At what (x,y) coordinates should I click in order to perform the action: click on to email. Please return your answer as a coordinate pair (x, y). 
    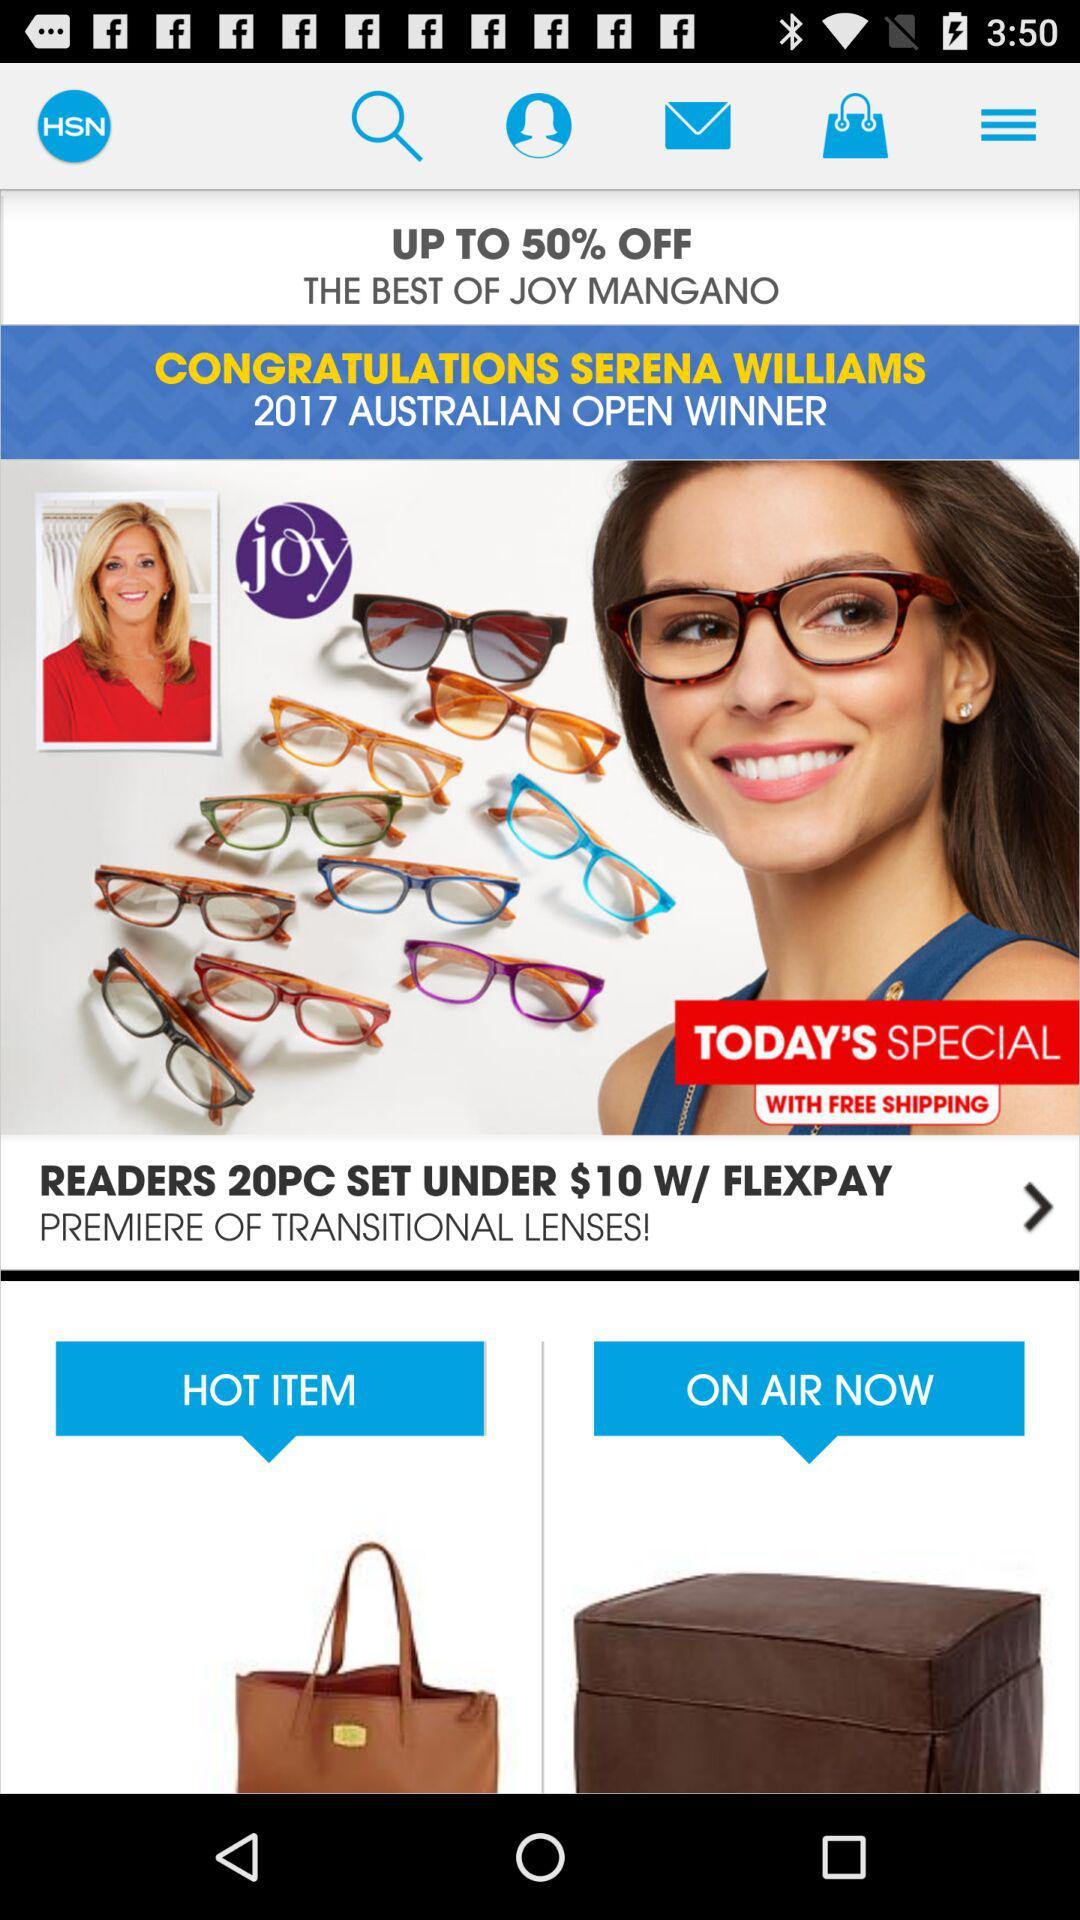
    Looking at the image, I should click on (696, 124).